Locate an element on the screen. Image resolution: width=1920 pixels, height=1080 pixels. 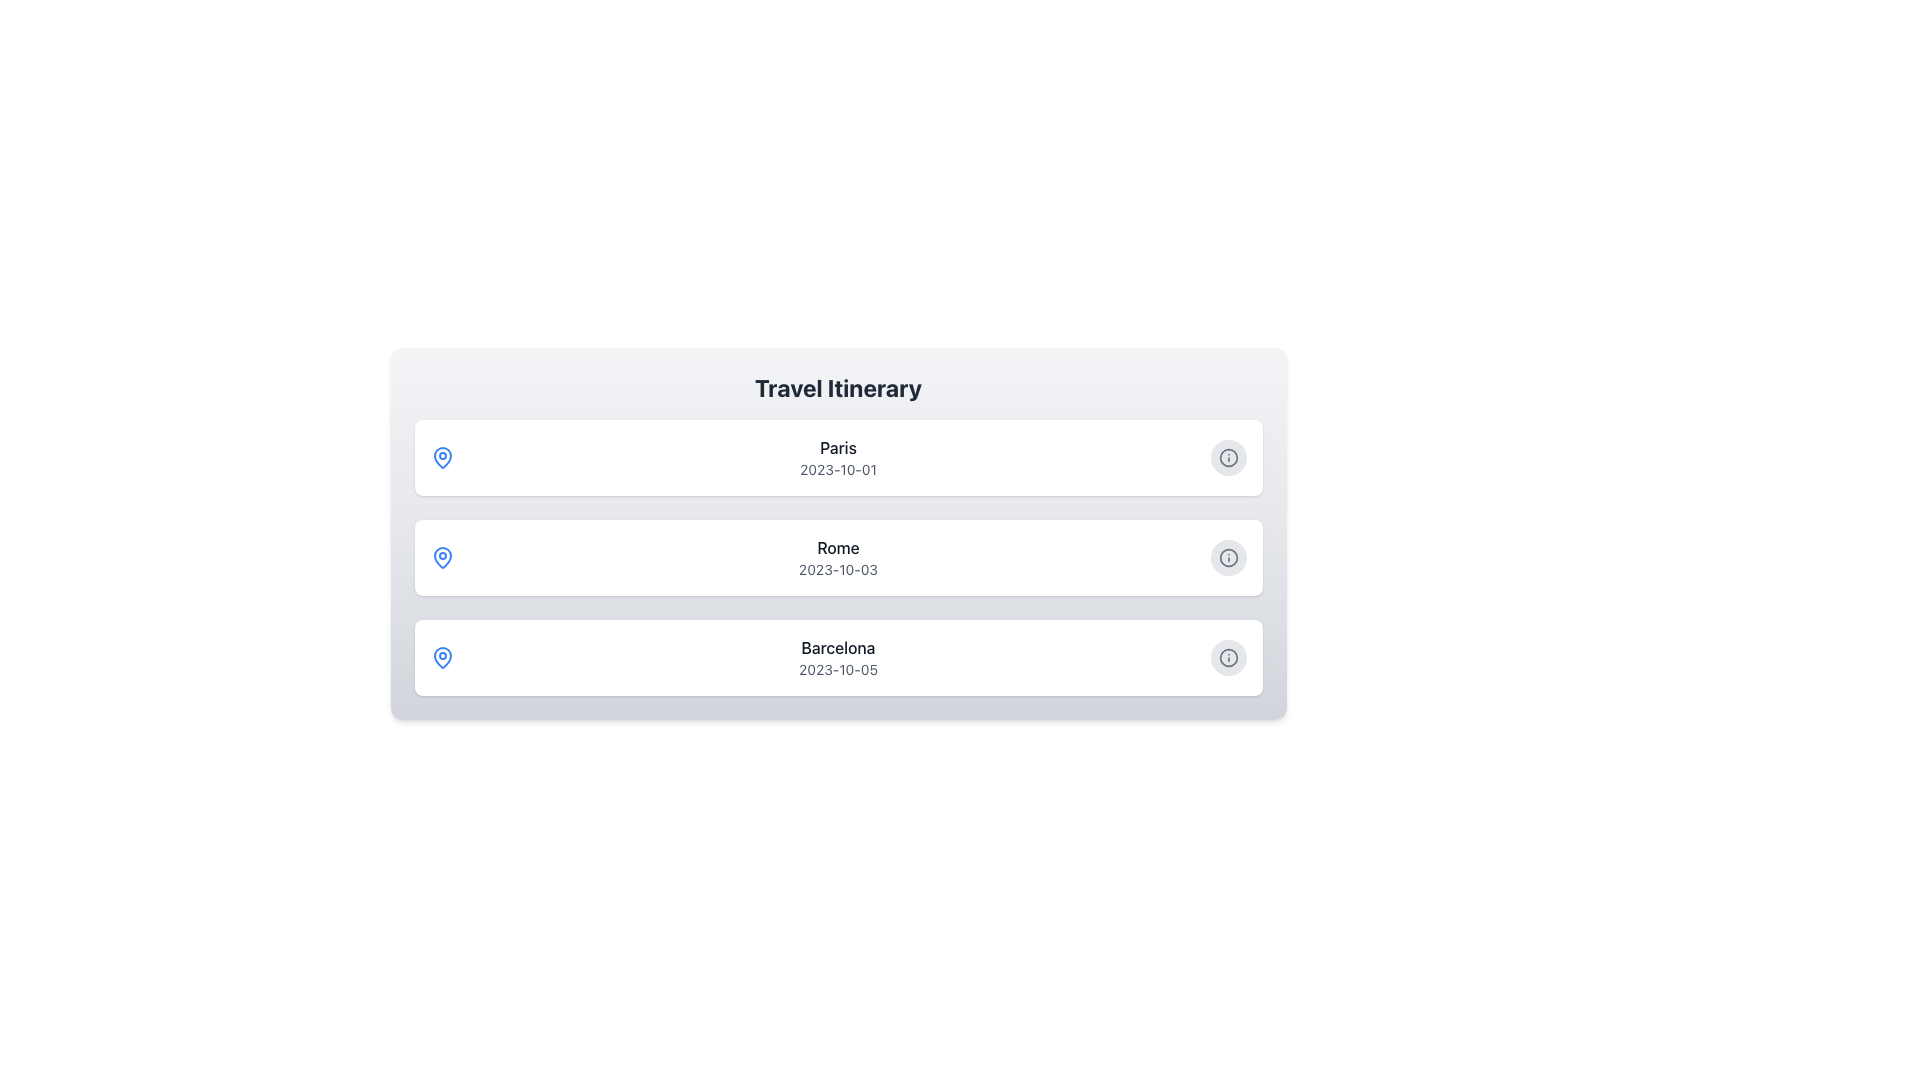
the text block containing the title 'Paris' and the date '2023-10-01' to focus on this item in the 'Travel Itinerary' section, despite it being non-interactive is located at coordinates (838, 458).